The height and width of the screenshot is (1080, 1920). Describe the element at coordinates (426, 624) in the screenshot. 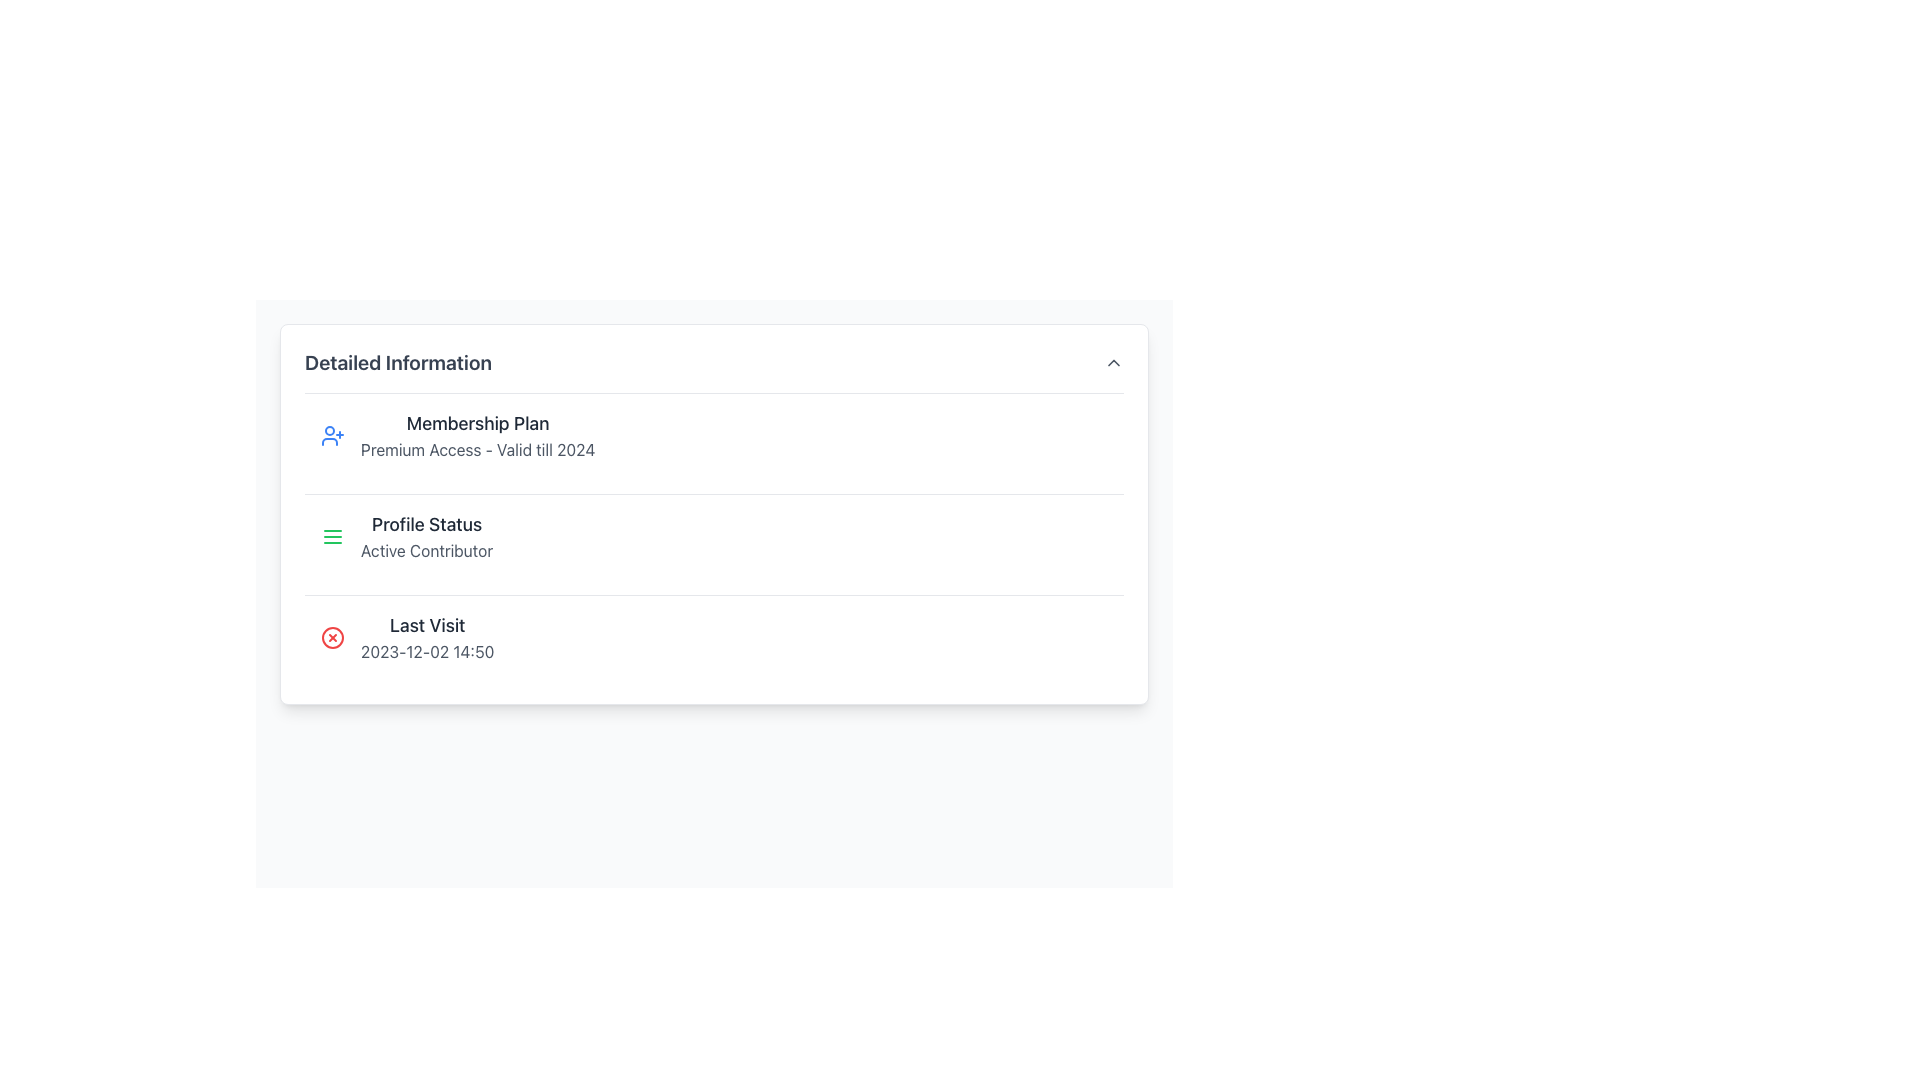

I see `the Text Label that acts as a heading for the timestamp of the last visit, situated below the 'Profile Status' section and above the timestamp '2023-12-02 14:50'` at that location.